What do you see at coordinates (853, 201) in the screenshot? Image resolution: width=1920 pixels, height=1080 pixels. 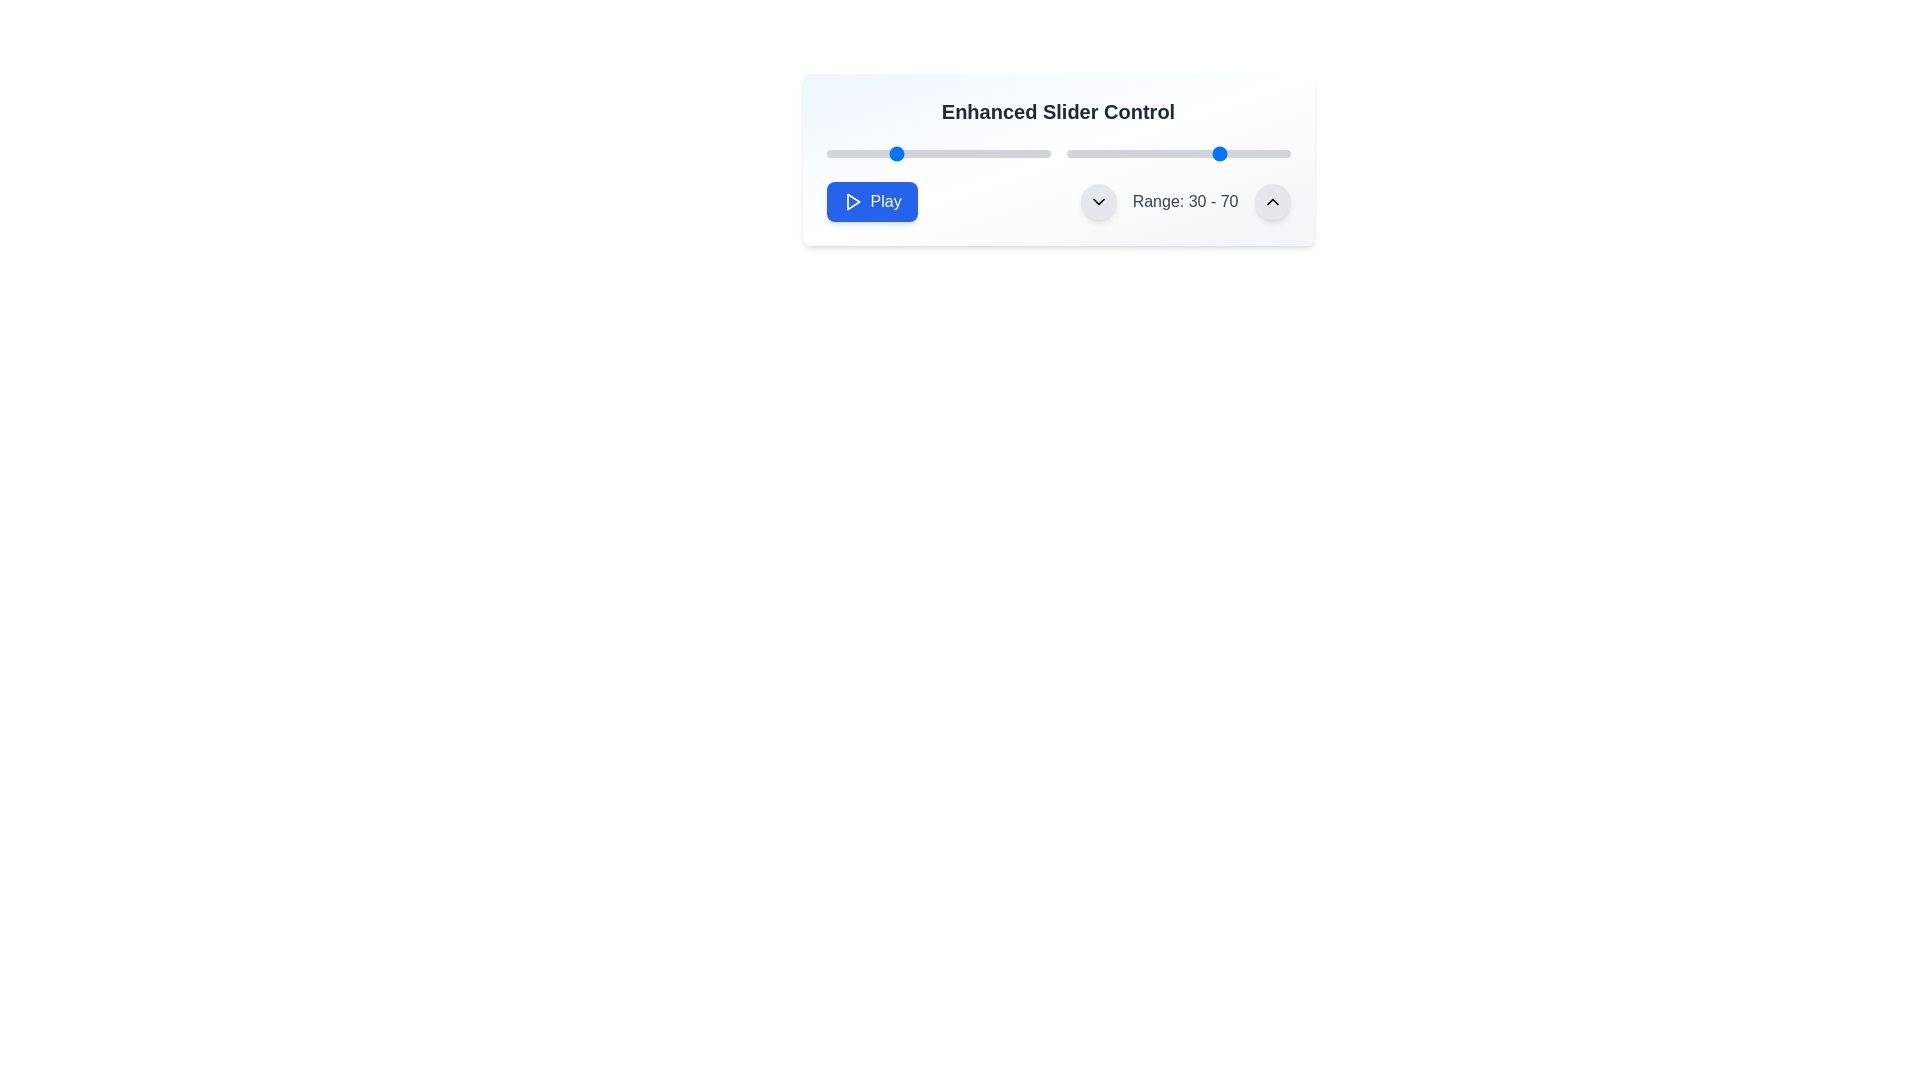 I see `the play icon located centrally within the blue rectangular 'Play' button to initiate the play functionality` at bounding box center [853, 201].